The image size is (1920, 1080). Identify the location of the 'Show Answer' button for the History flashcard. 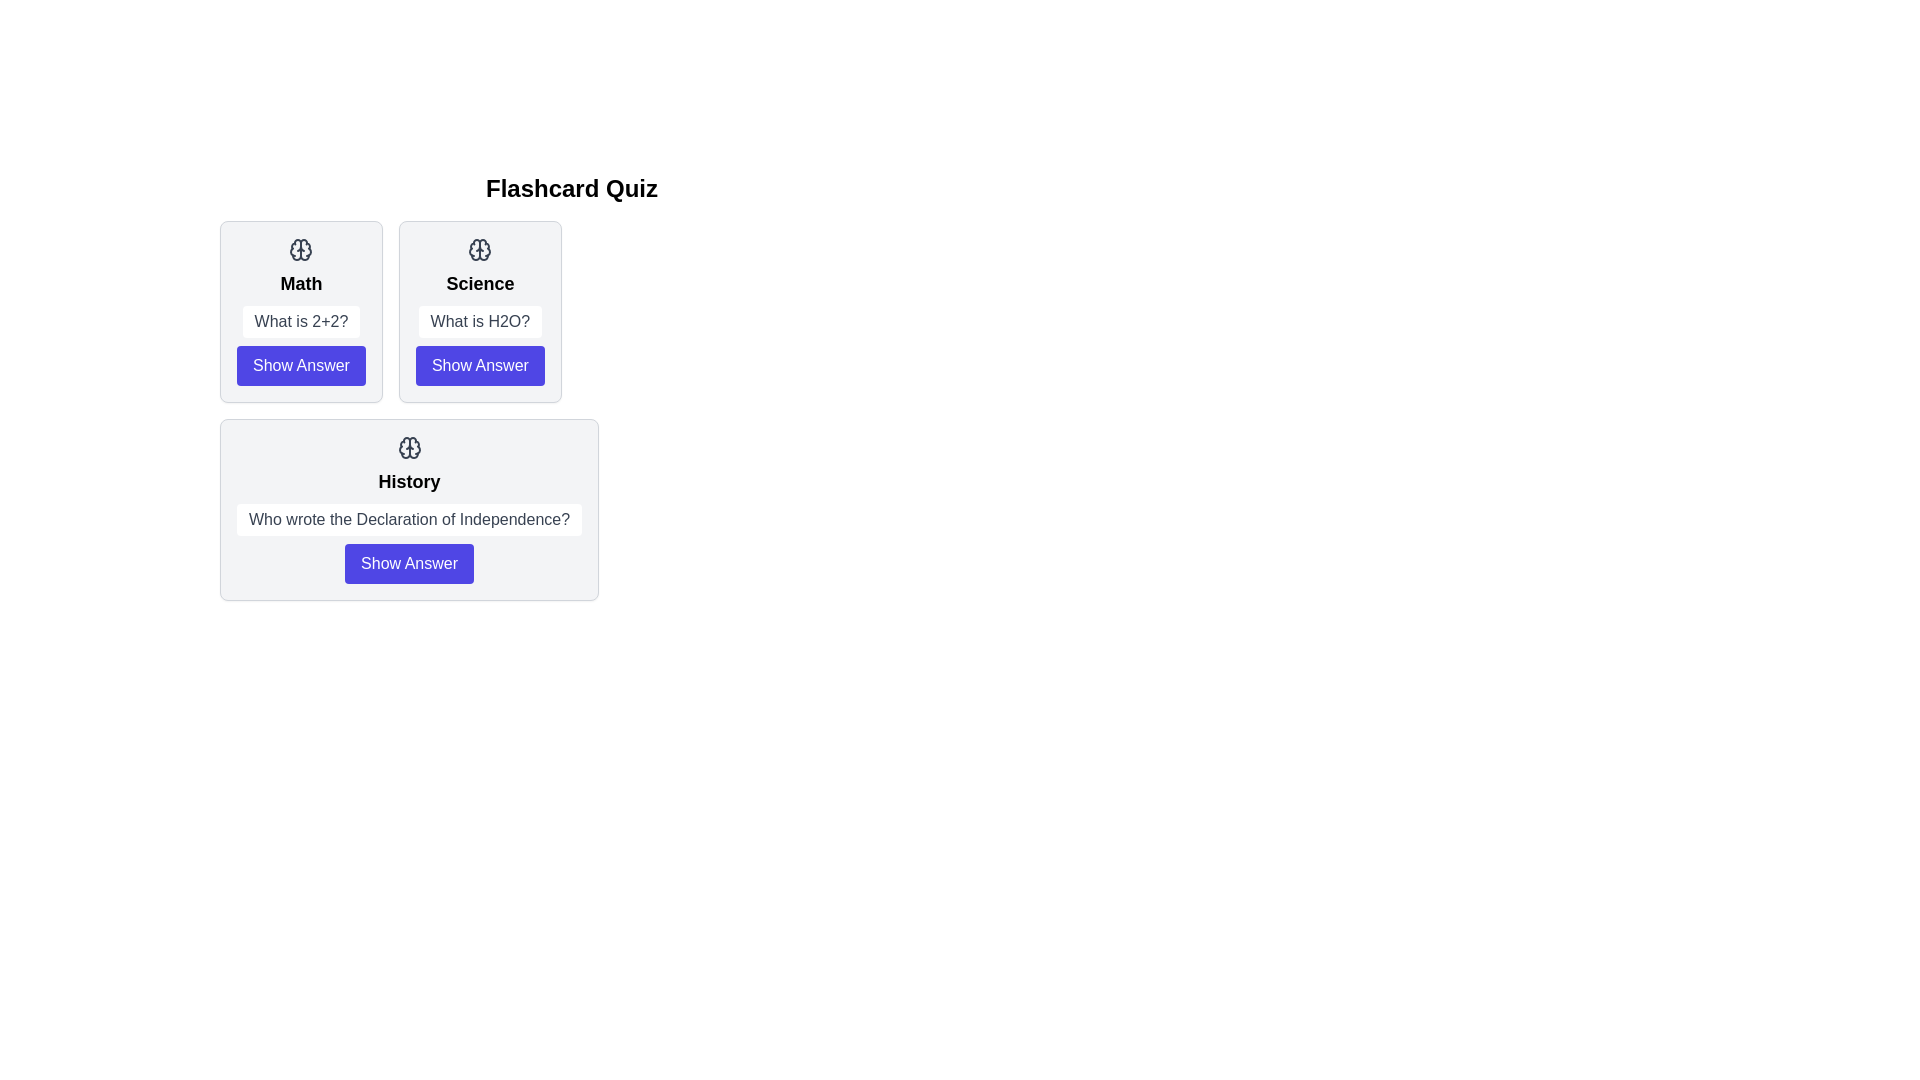
(407, 563).